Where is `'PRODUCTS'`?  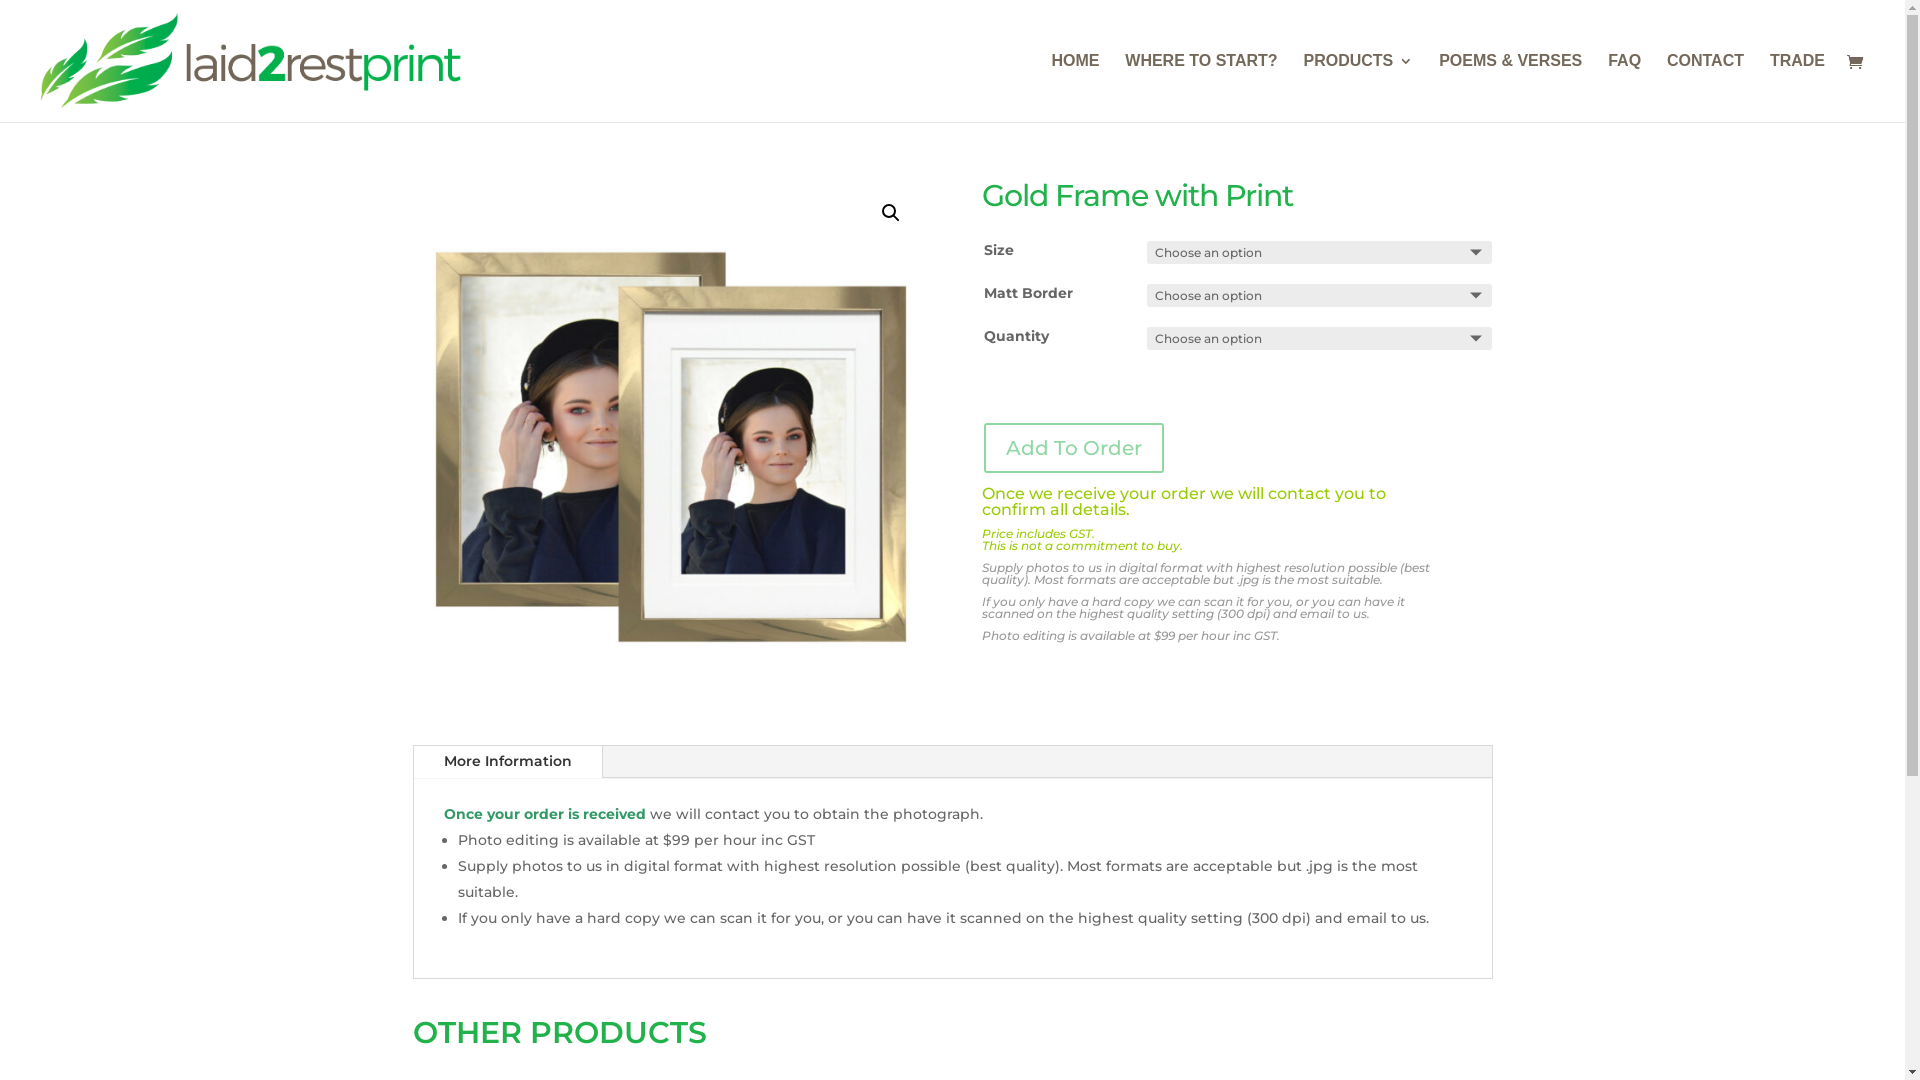
'PRODUCTS' is located at coordinates (1302, 87).